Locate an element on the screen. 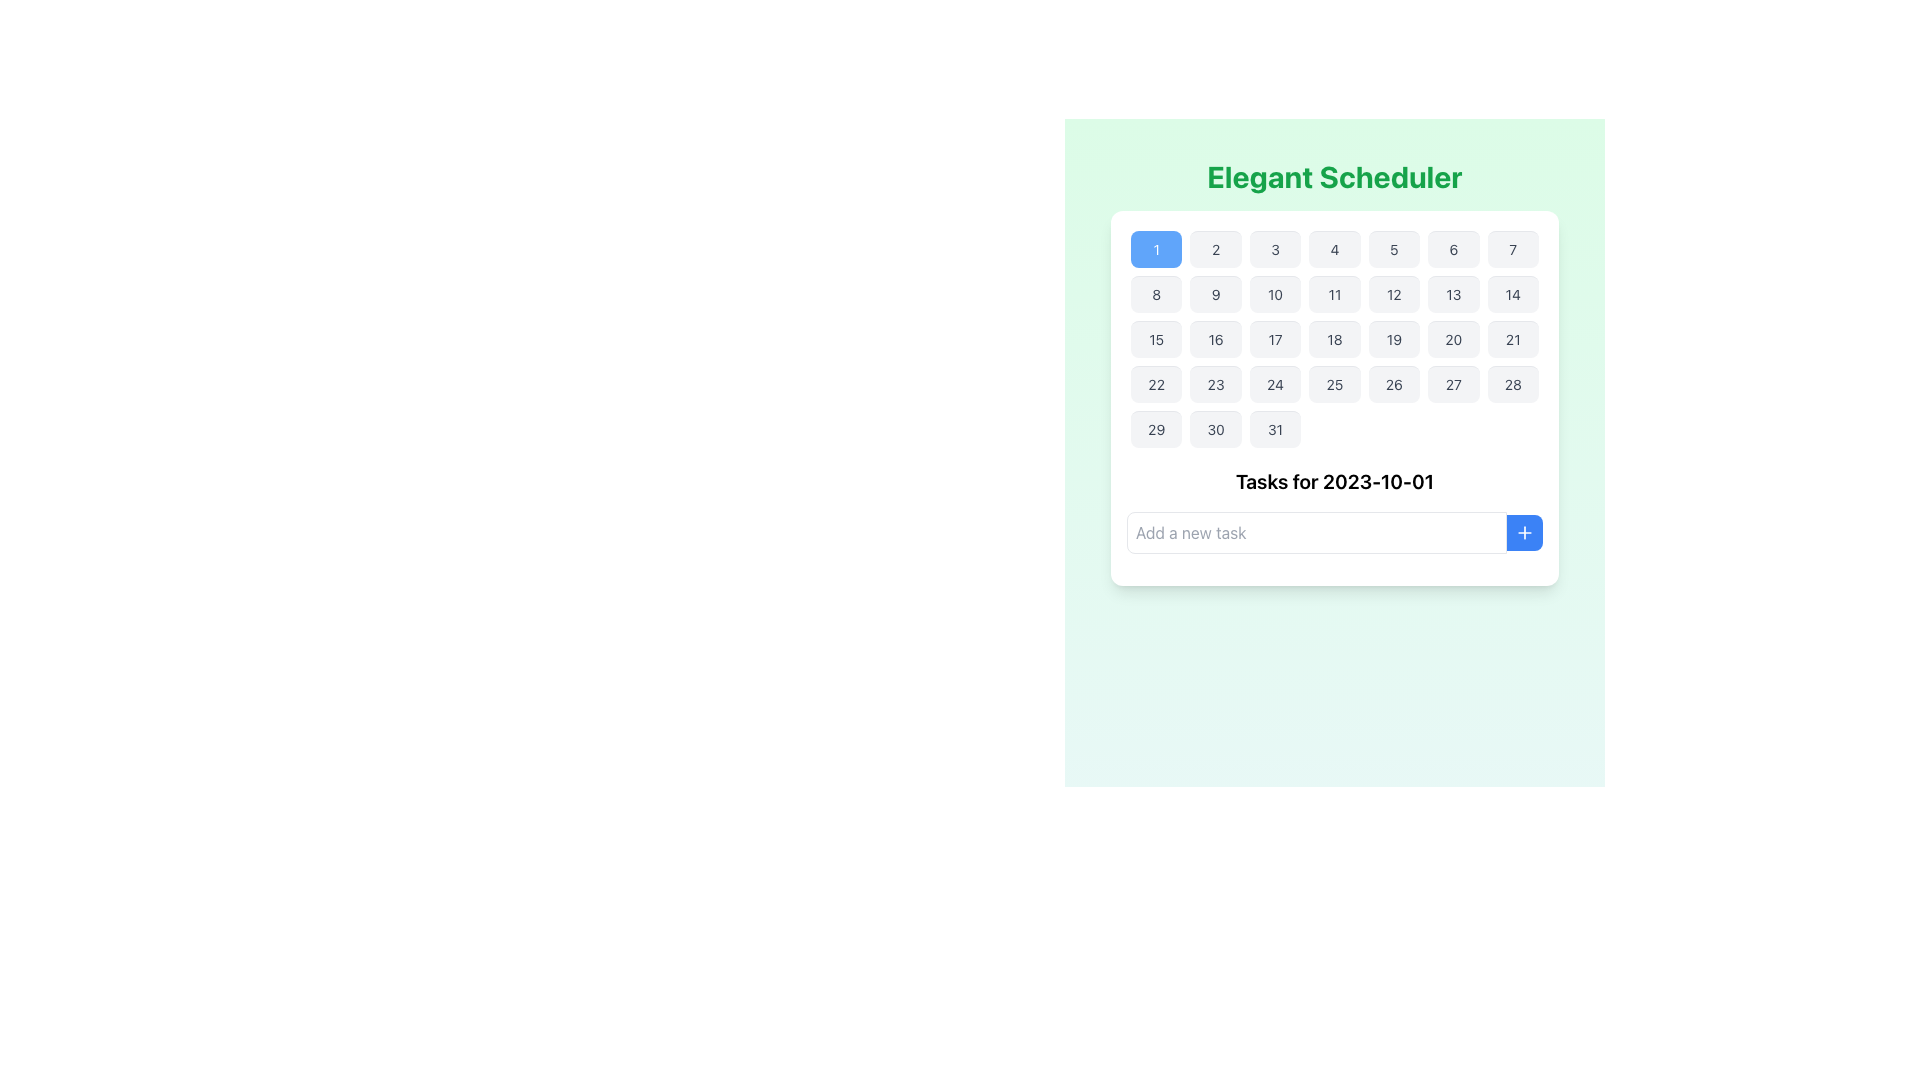 The image size is (1920, 1080). the button in the sixth row and sixth column of the calendar grid is located at coordinates (1453, 384).